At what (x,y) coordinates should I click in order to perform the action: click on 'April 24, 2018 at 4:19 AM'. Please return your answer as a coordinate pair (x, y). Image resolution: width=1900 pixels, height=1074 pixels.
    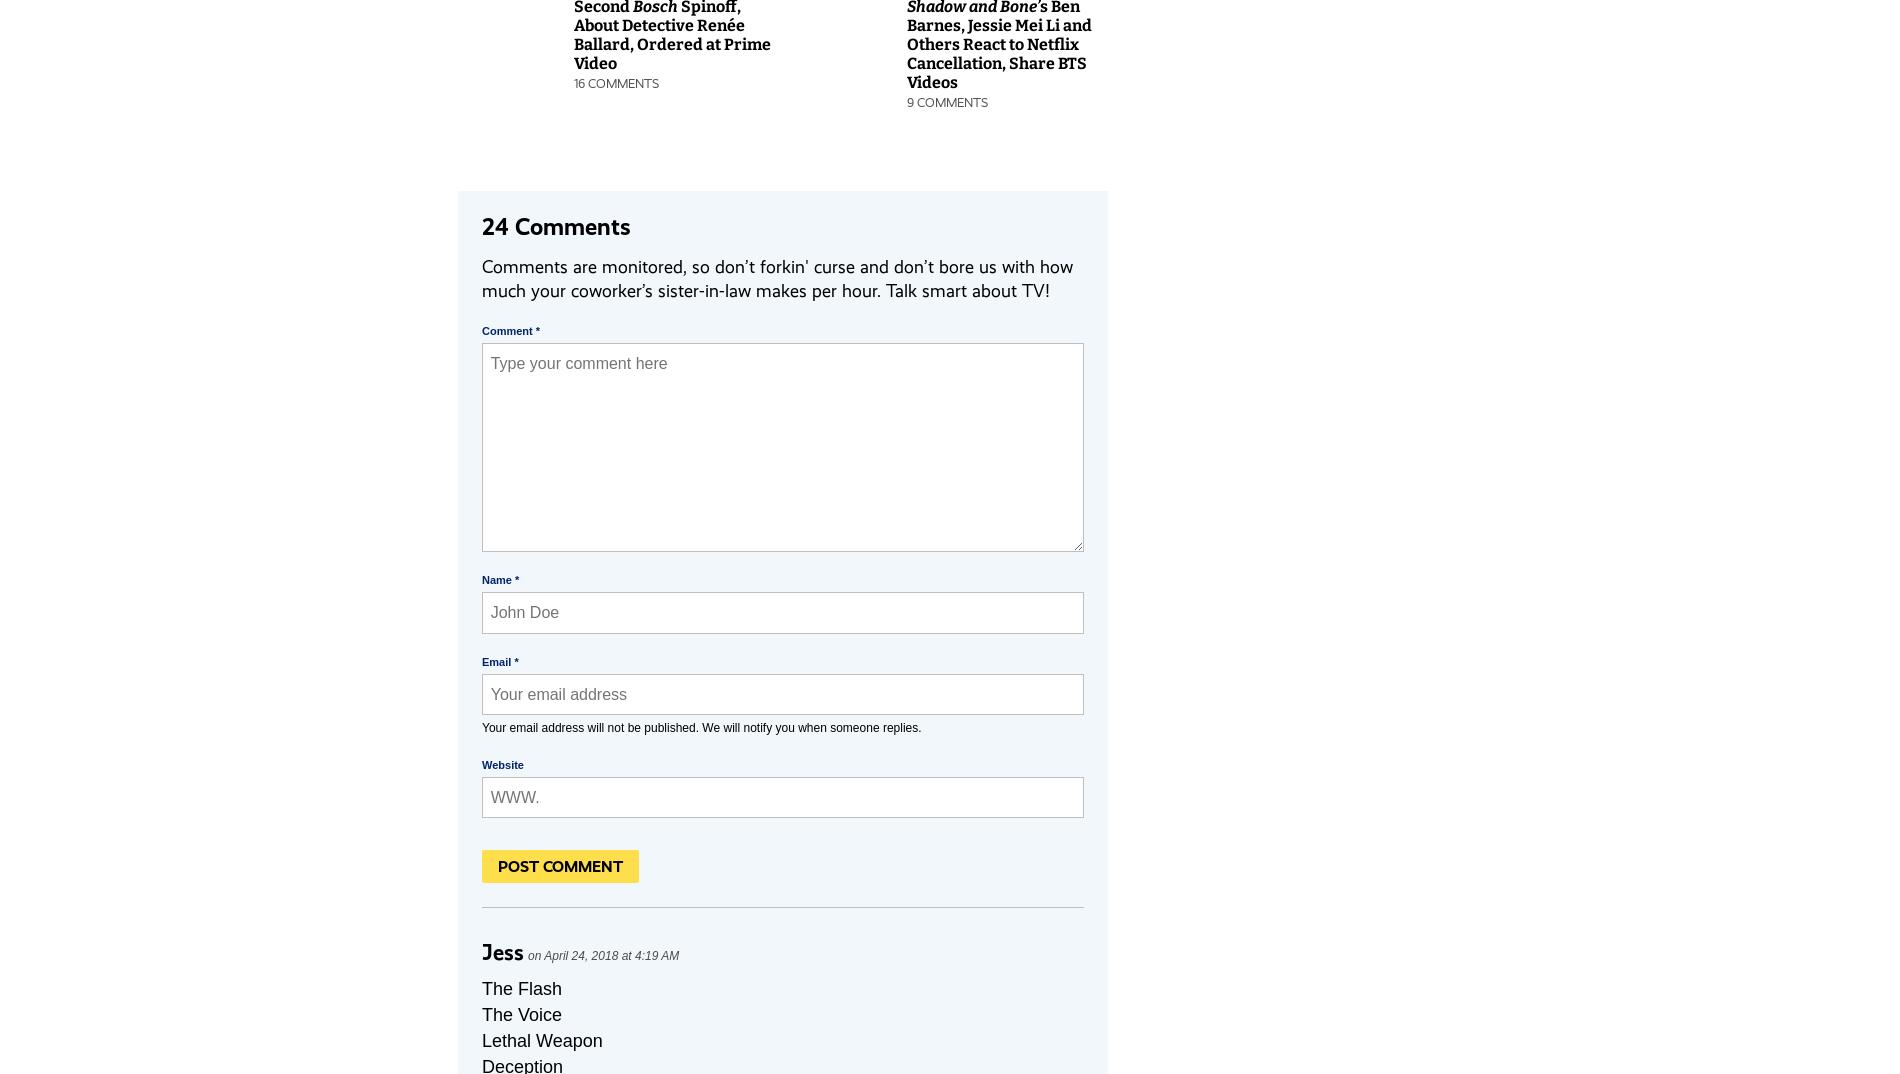
    Looking at the image, I should click on (611, 955).